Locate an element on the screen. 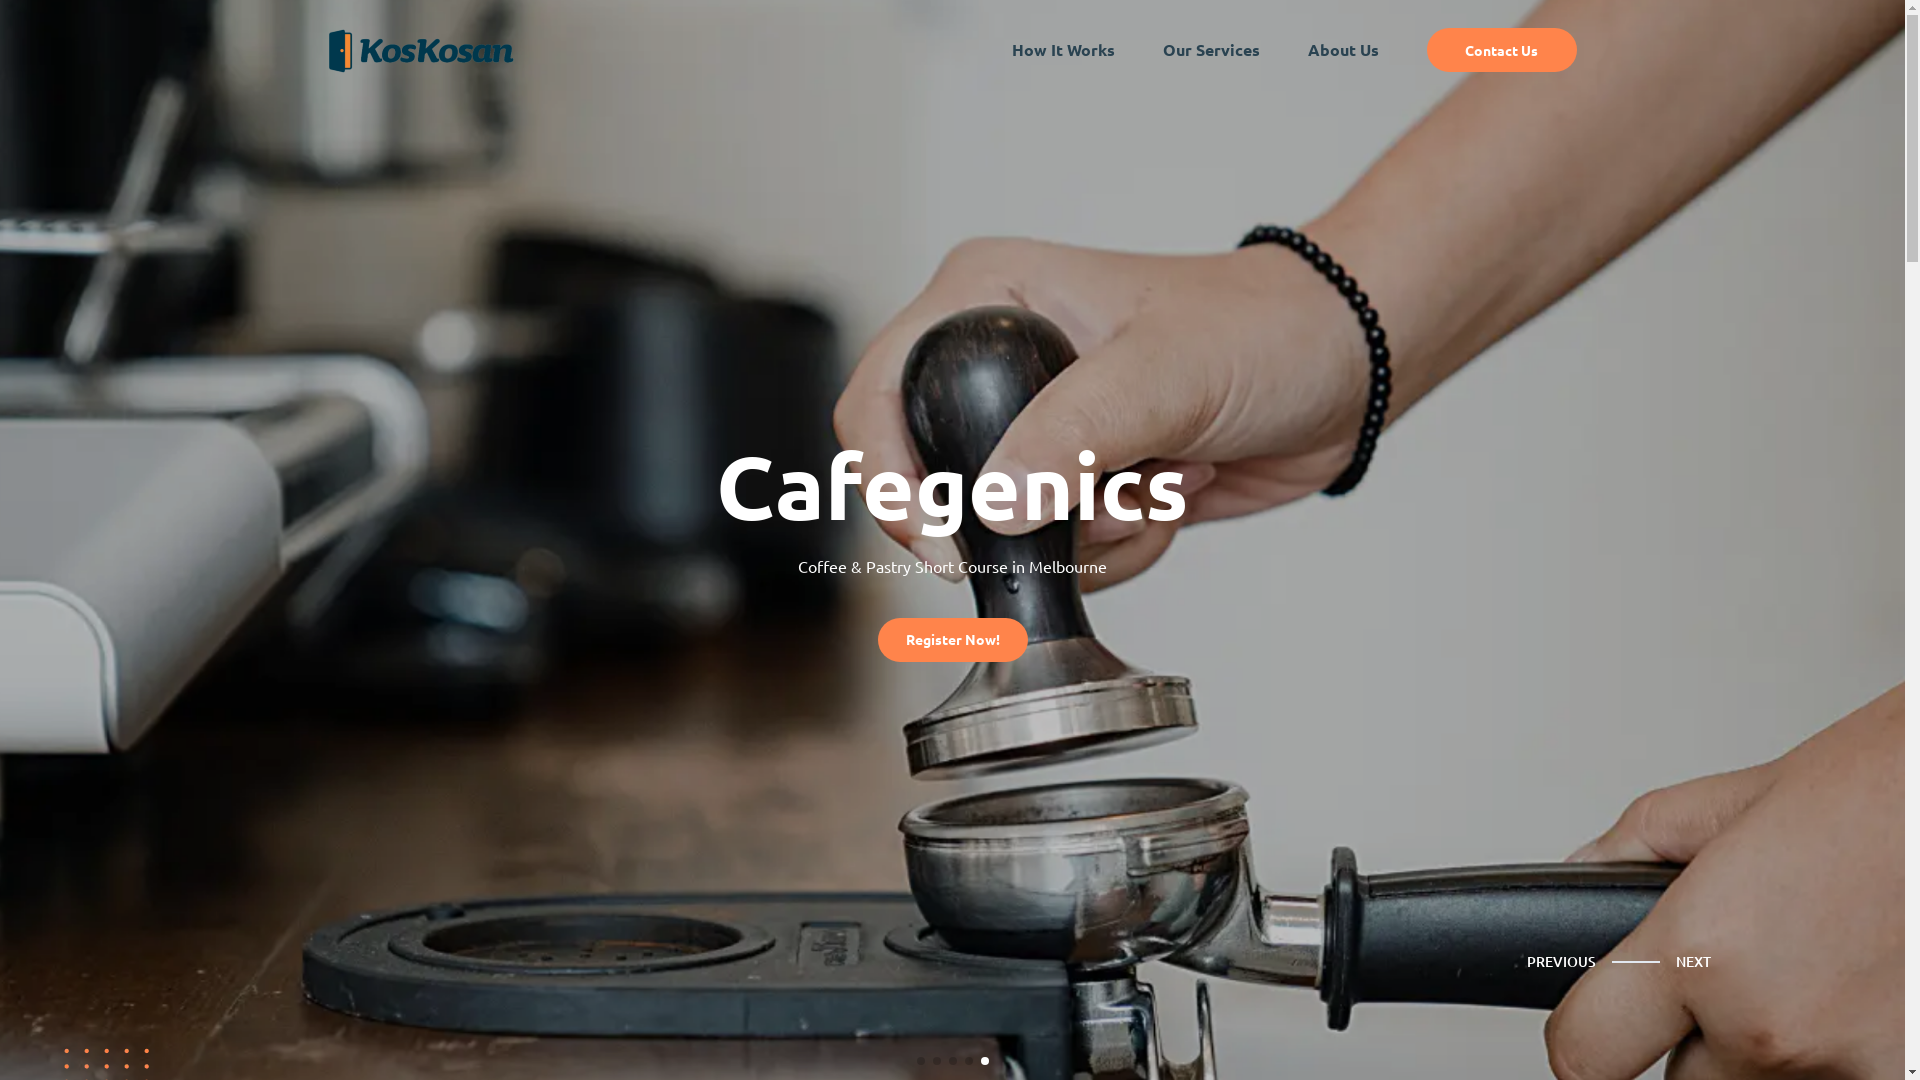 Image resolution: width=1920 pixels, height=1080 pixels. 'Register Now!' is located at coordinates (952, 636).